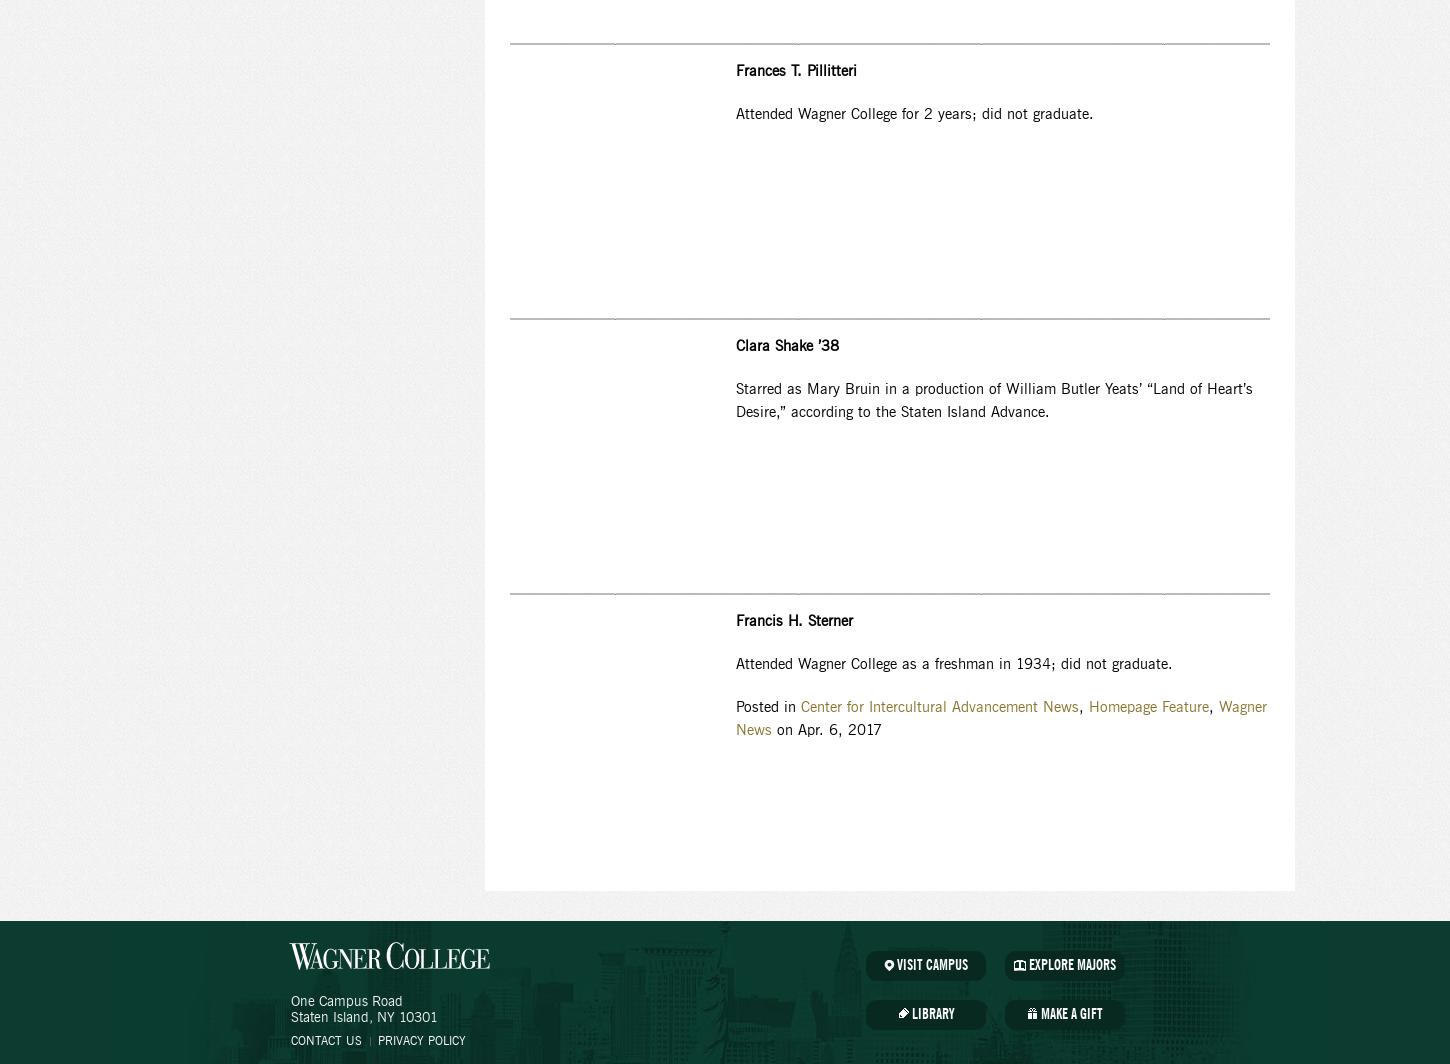  I want to click on 'Francis H. Sterner', so click(794, 622).